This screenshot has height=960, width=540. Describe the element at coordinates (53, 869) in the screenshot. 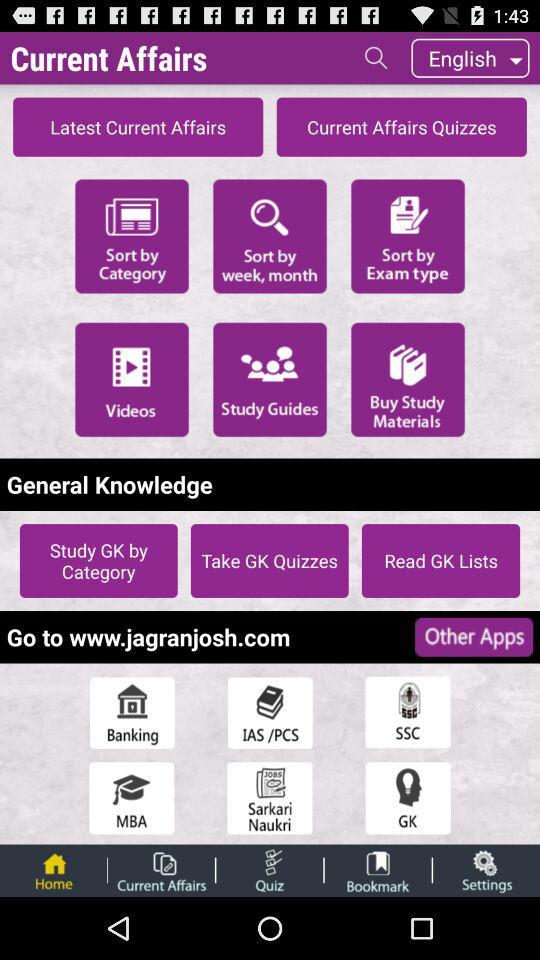

I see `go home` at that location.